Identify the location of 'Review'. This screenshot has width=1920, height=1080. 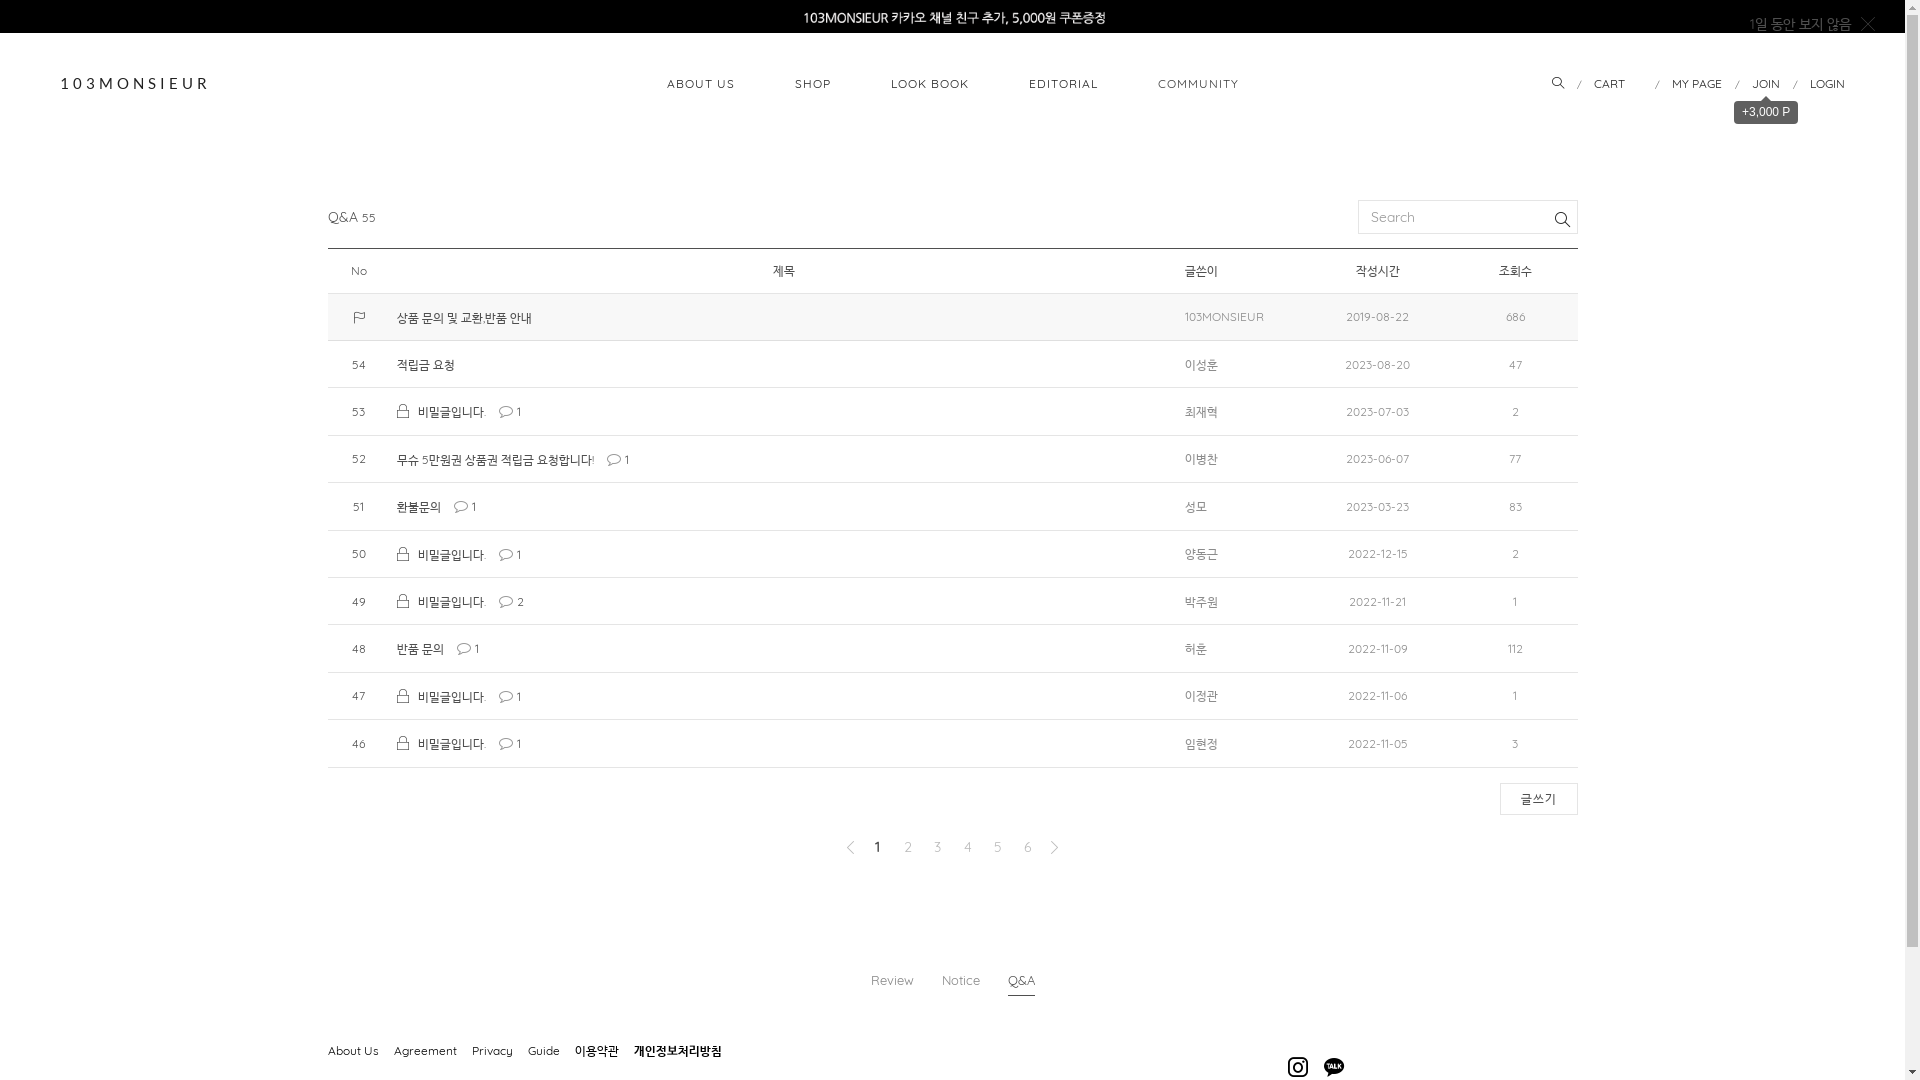
(890, 982).